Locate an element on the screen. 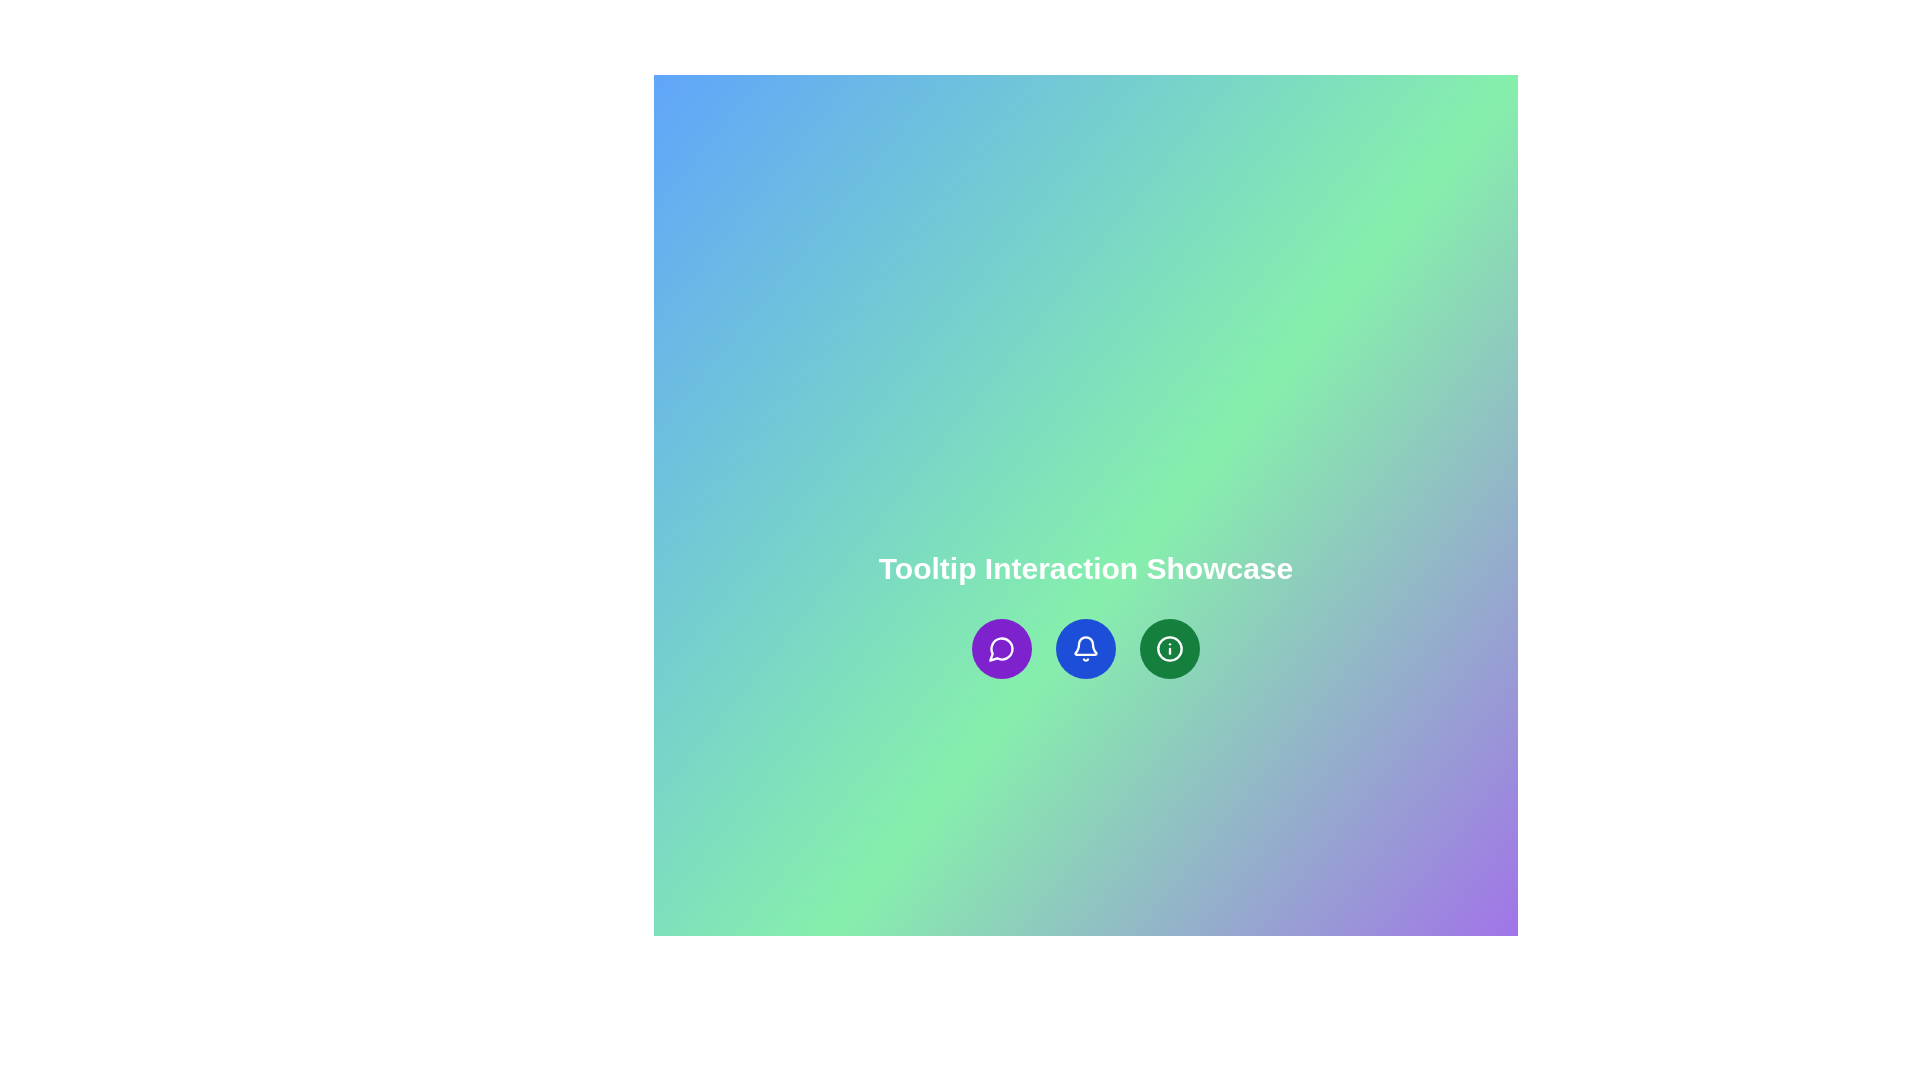 This screenshot has height=1080, width=1920. the circular button with a purple background and a white message bubble icon is located at coordinates (1002, 648).